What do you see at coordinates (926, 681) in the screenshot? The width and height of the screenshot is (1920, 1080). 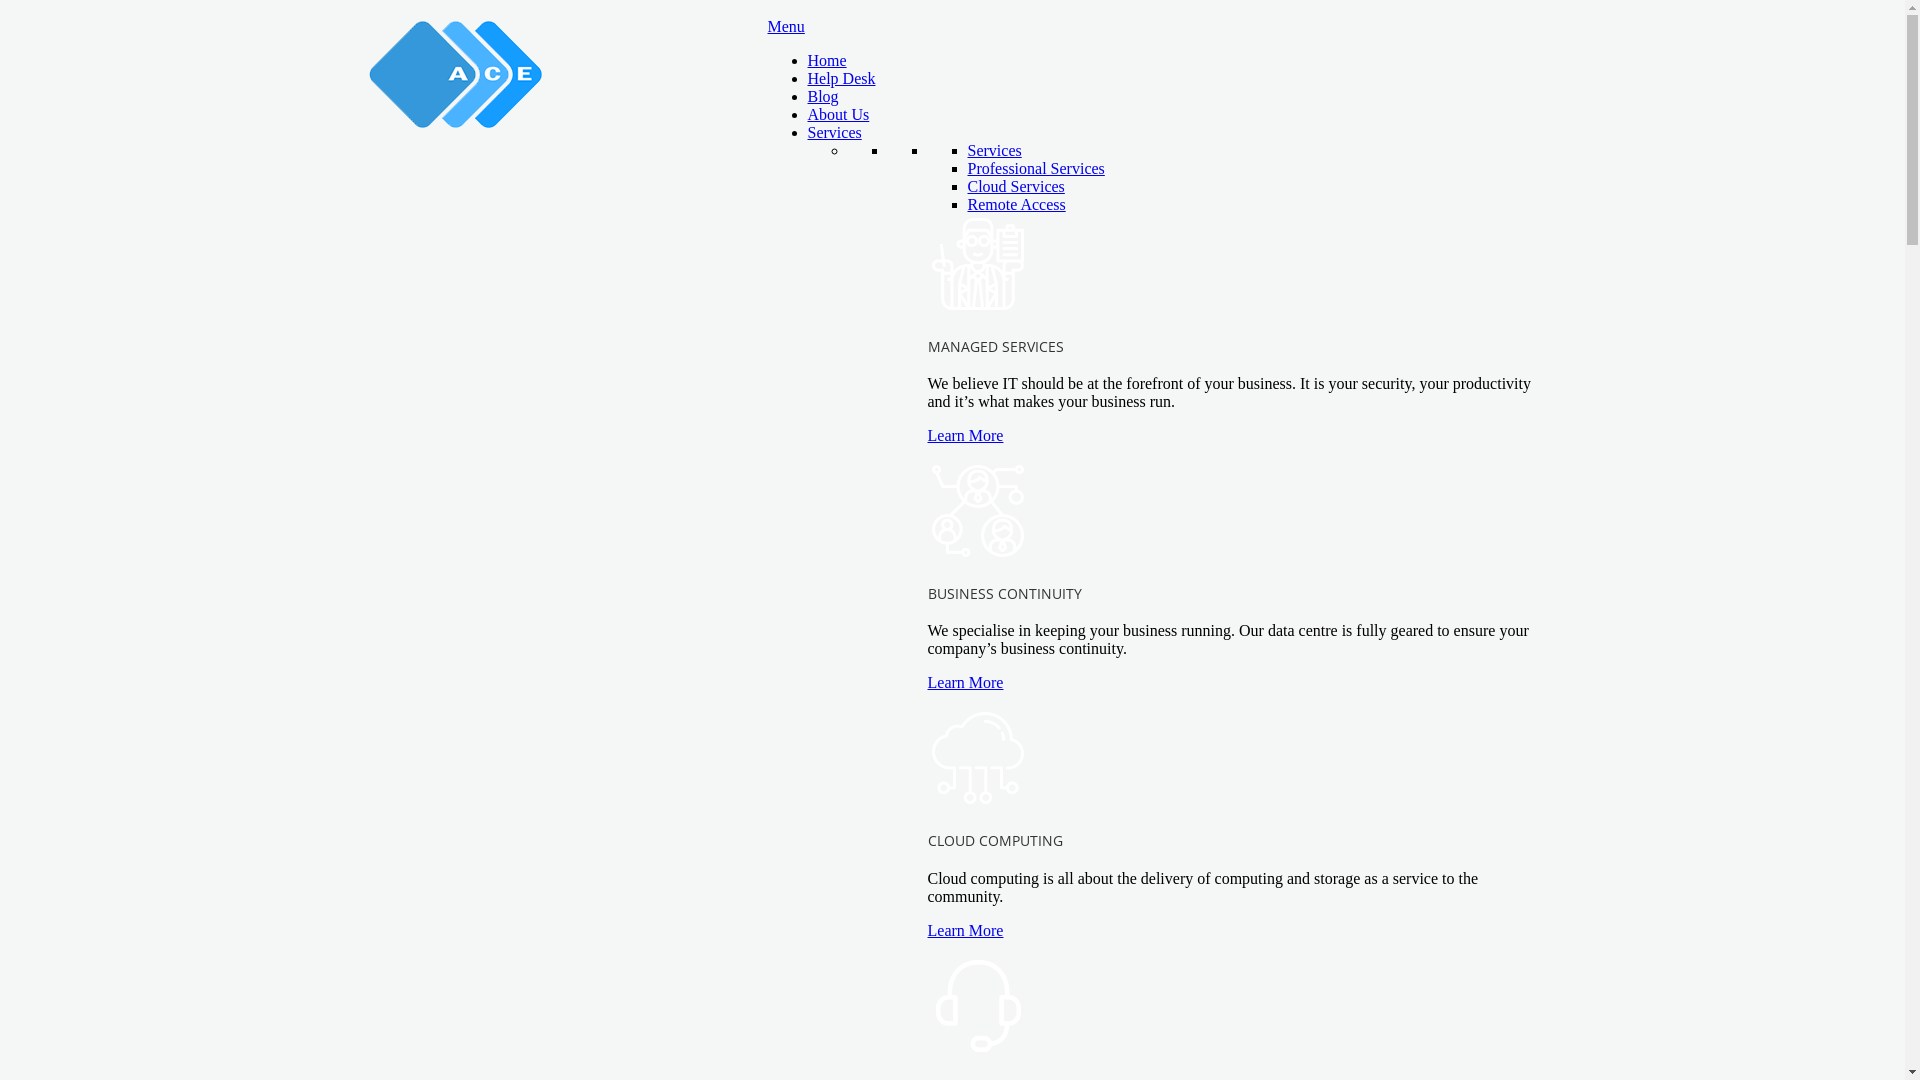 I see `'Learn More'` at bounding box center [926, 681].